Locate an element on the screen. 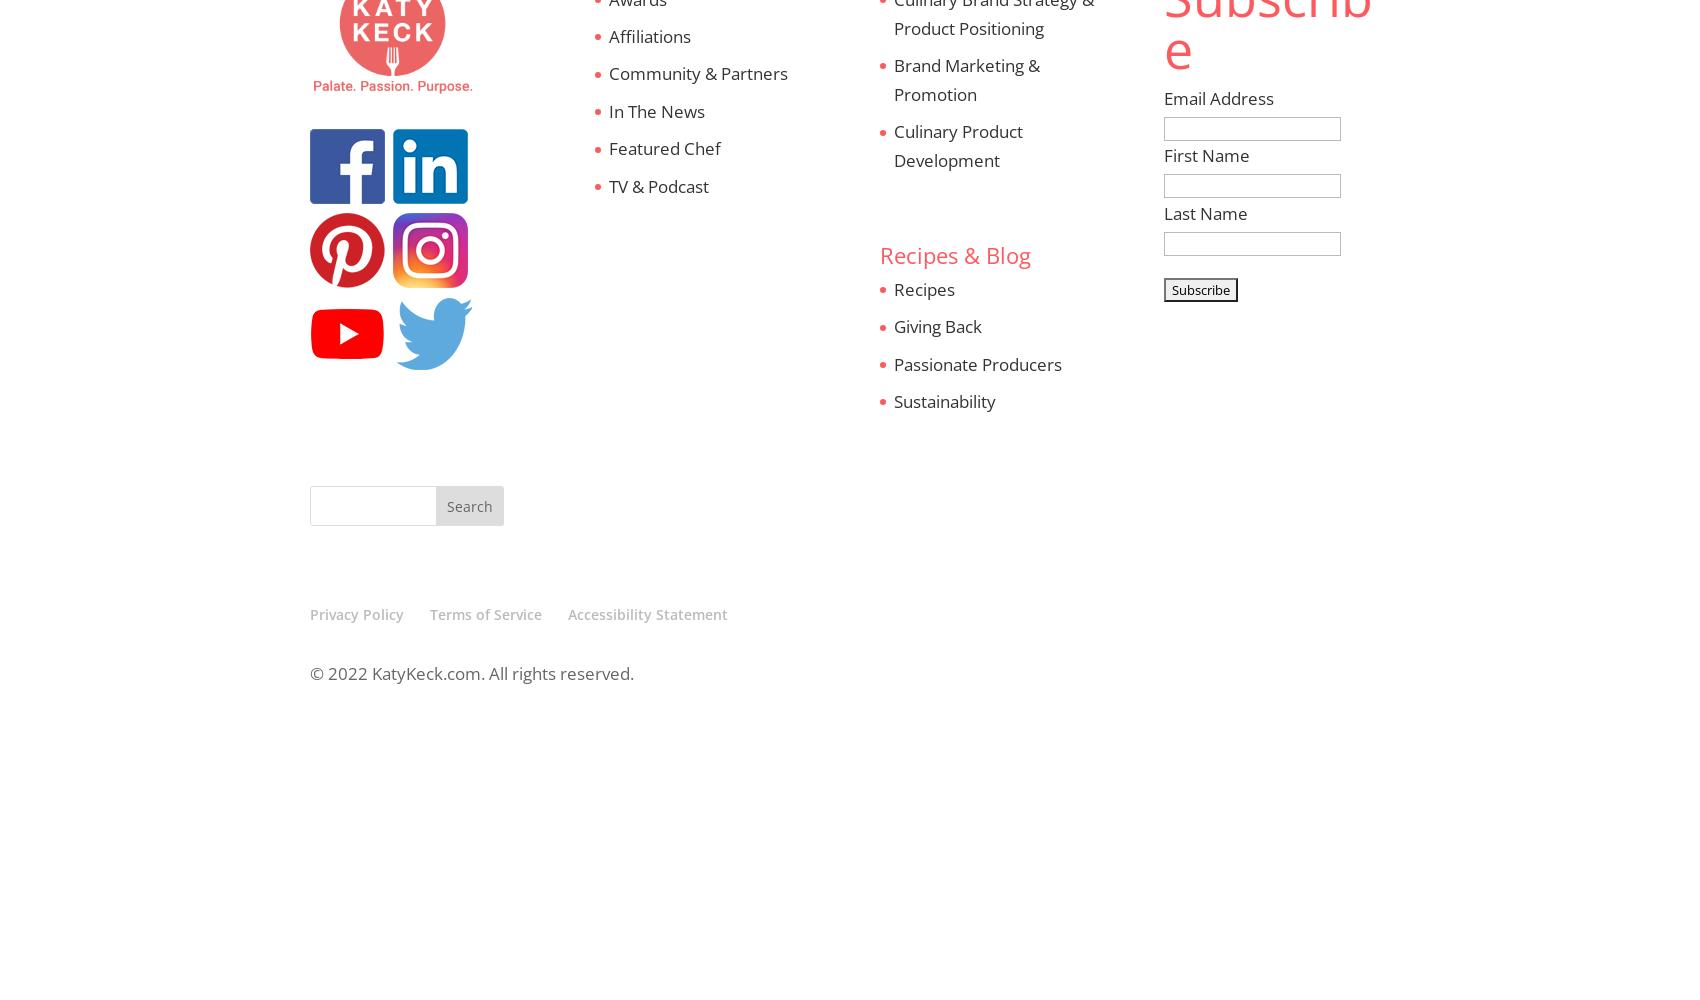 The width and height of the screenshot is (1700, 1000). 'Featured Chef' is located at coordinates (664, 148).